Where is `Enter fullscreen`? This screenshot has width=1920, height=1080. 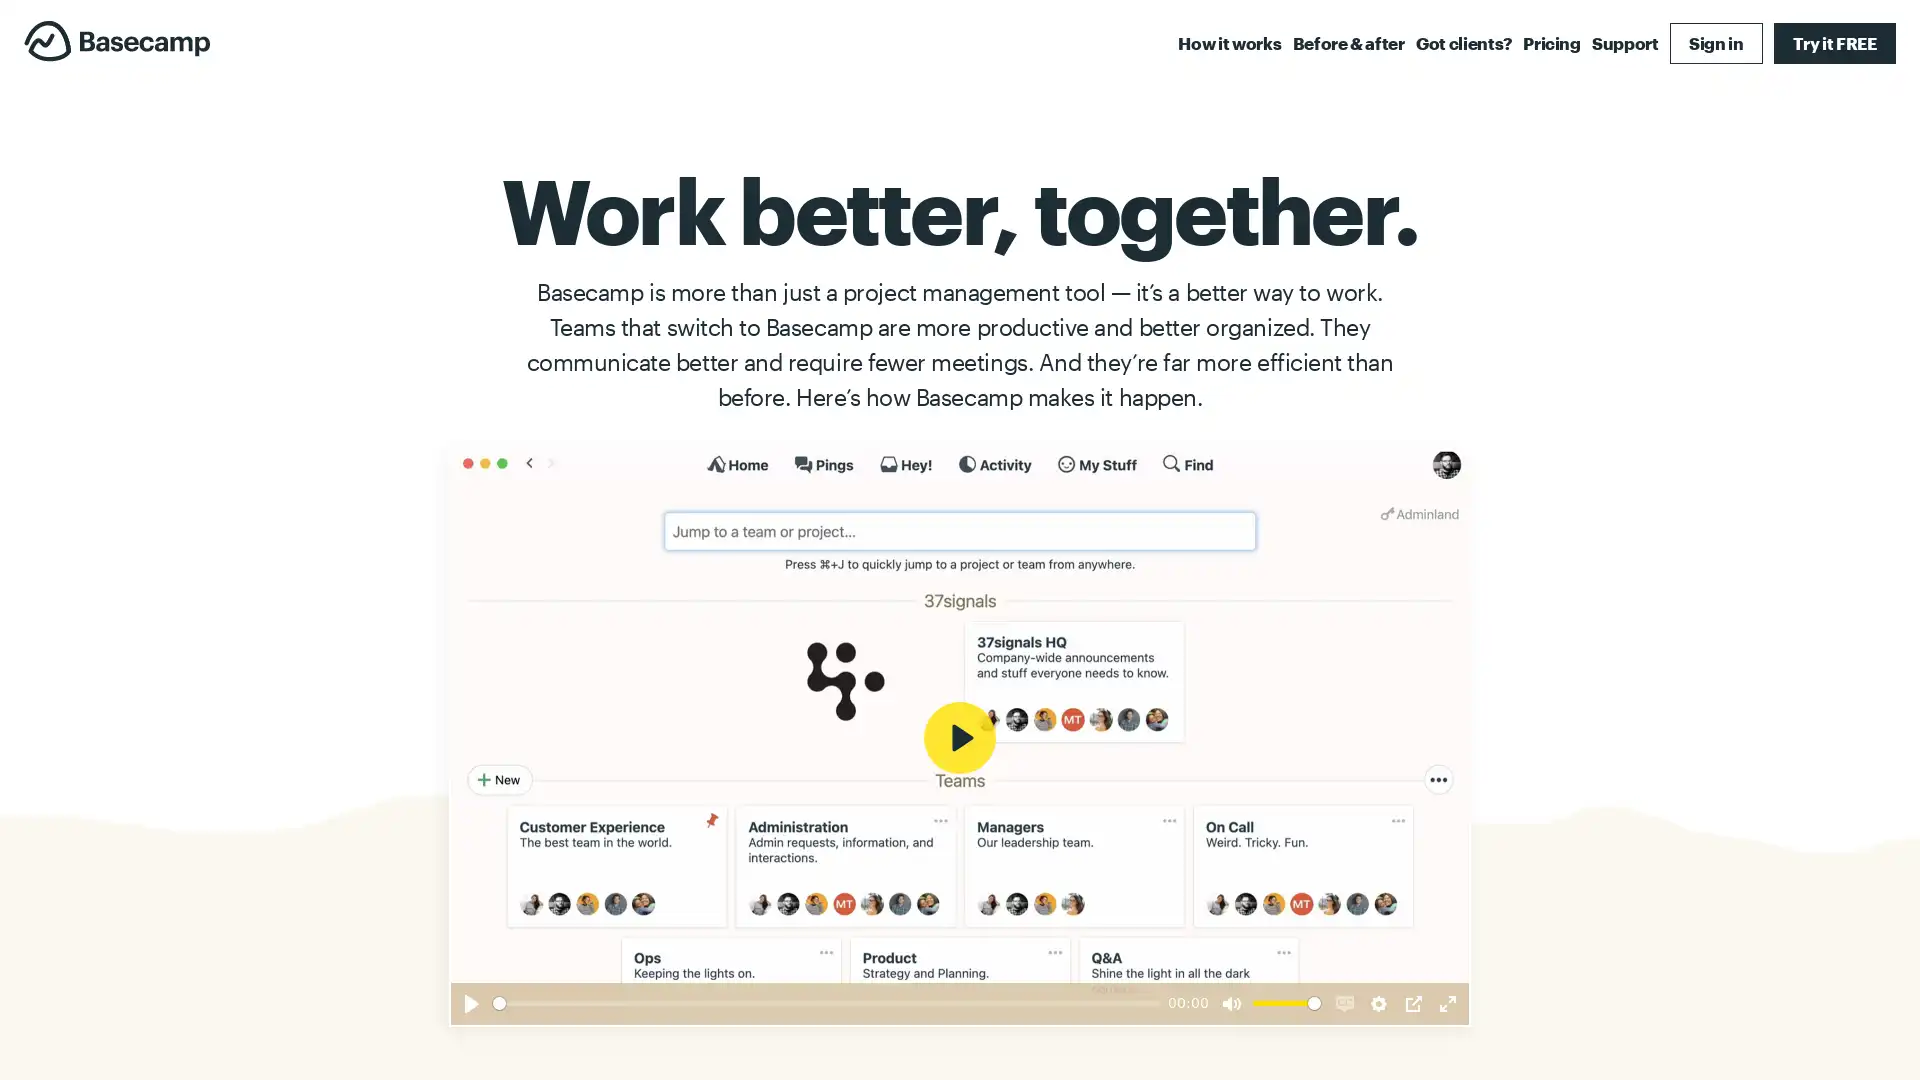 Enter fullscreen is located at coordinates (1448, 1002).